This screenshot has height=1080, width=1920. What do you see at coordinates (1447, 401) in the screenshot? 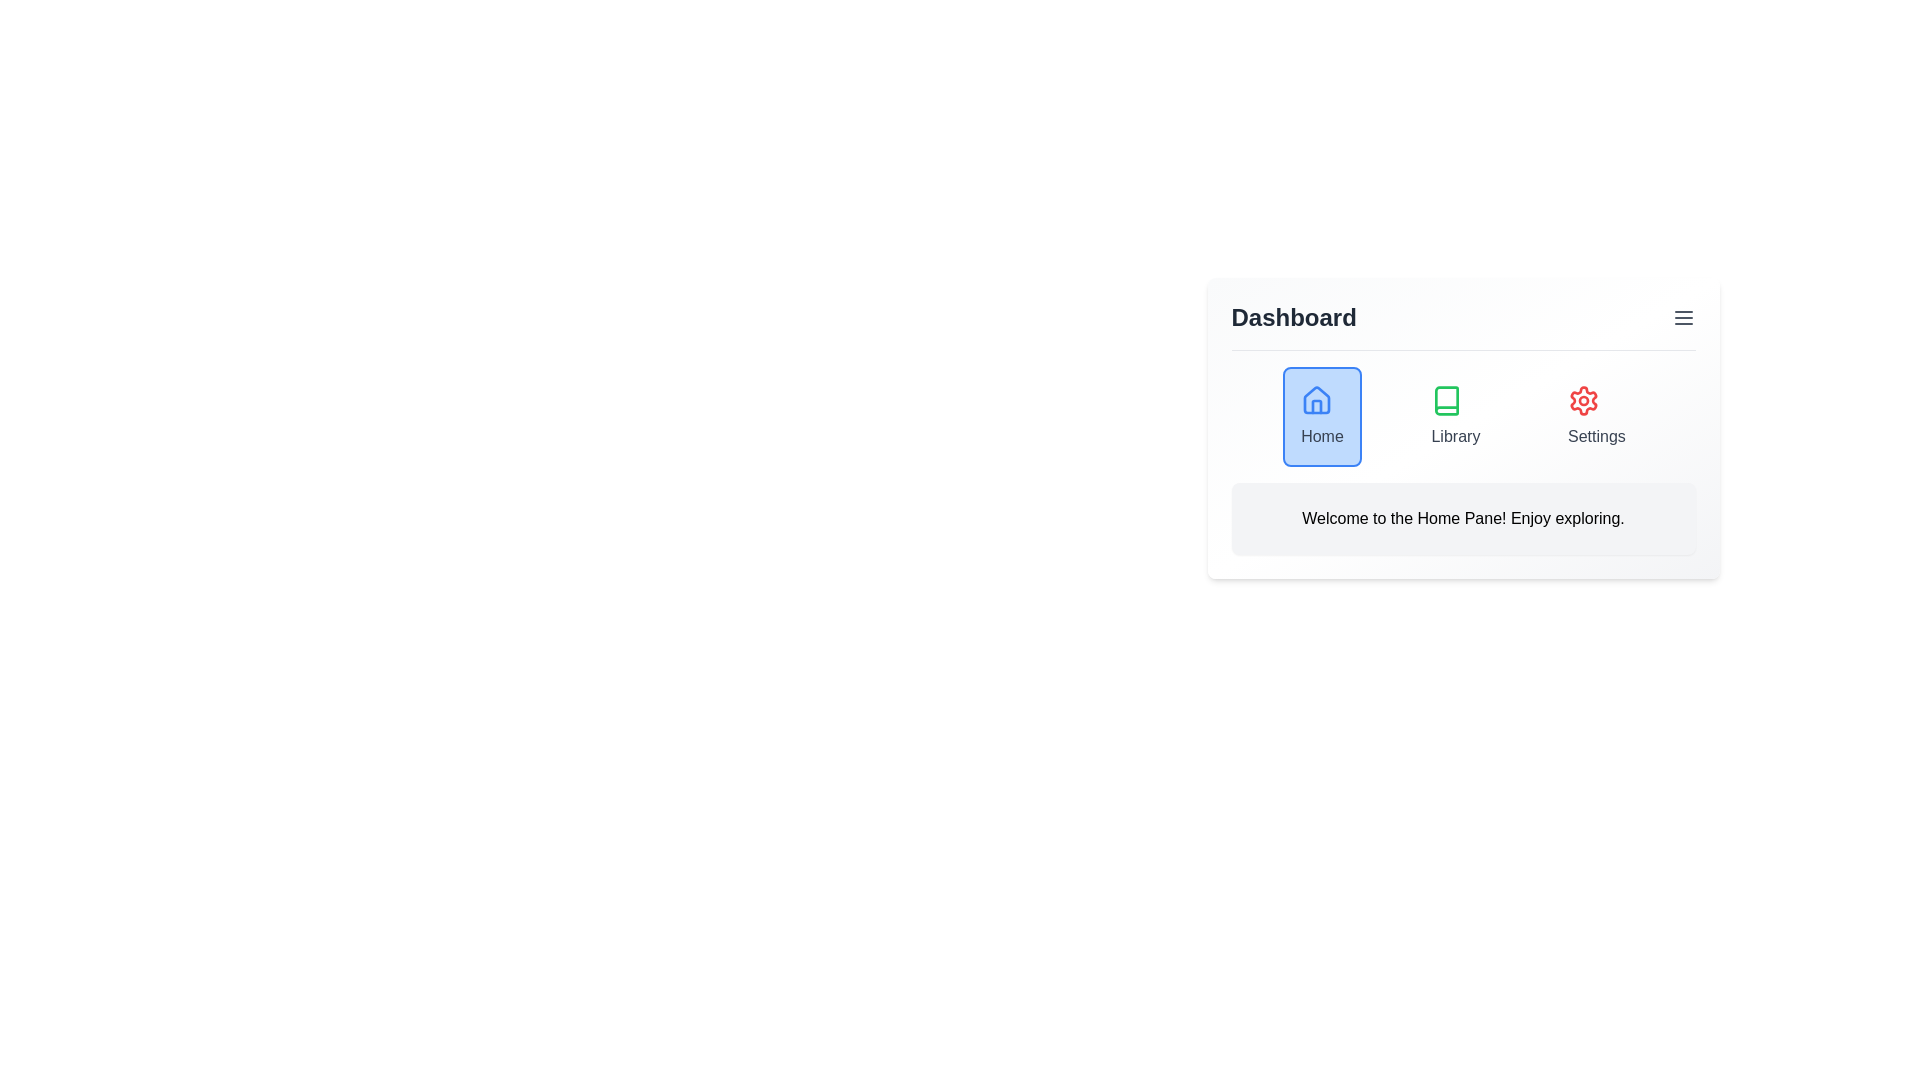
I see `the 'Library' icon, which is a rectangular, book-like icon with a green hue located in the main dashboard's navigation panel` at bounding box center [1447, 401].